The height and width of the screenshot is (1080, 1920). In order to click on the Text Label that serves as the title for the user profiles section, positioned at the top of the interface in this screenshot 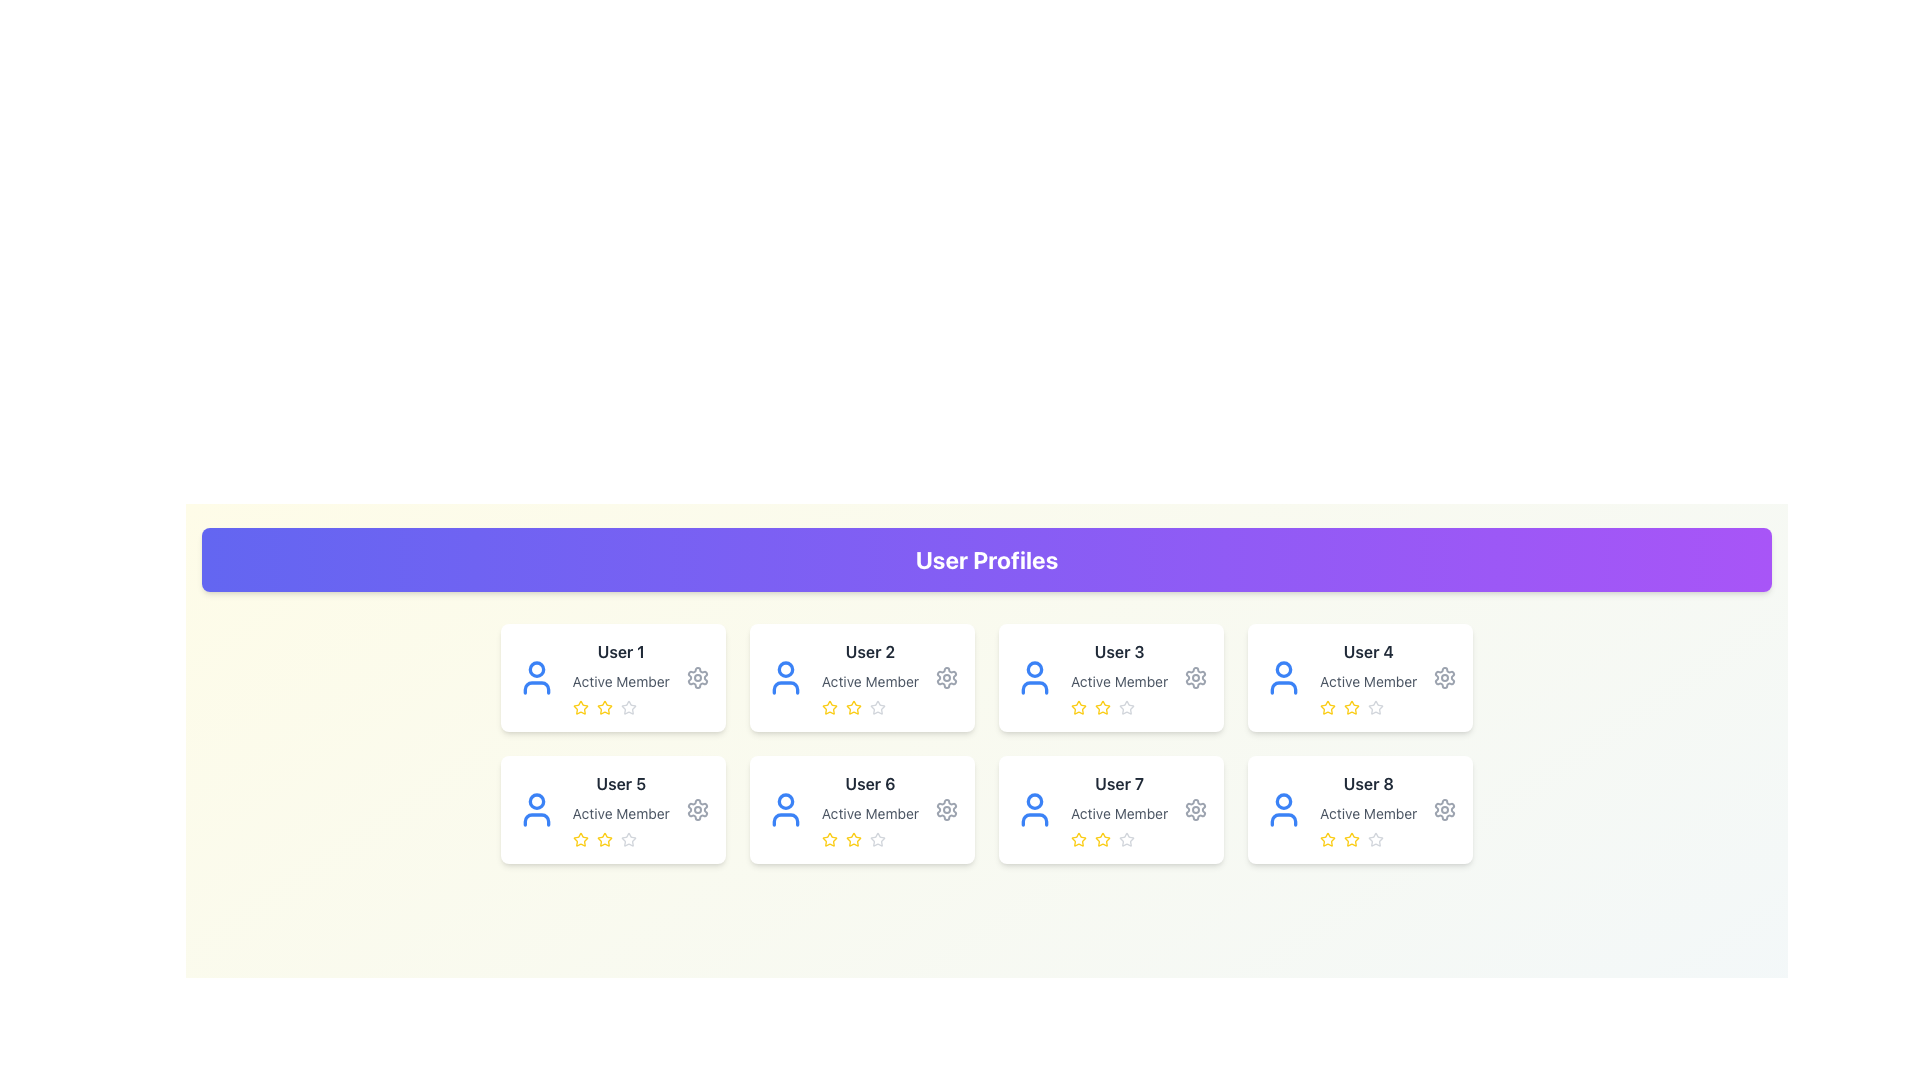, I will do `click(987, 559)`.